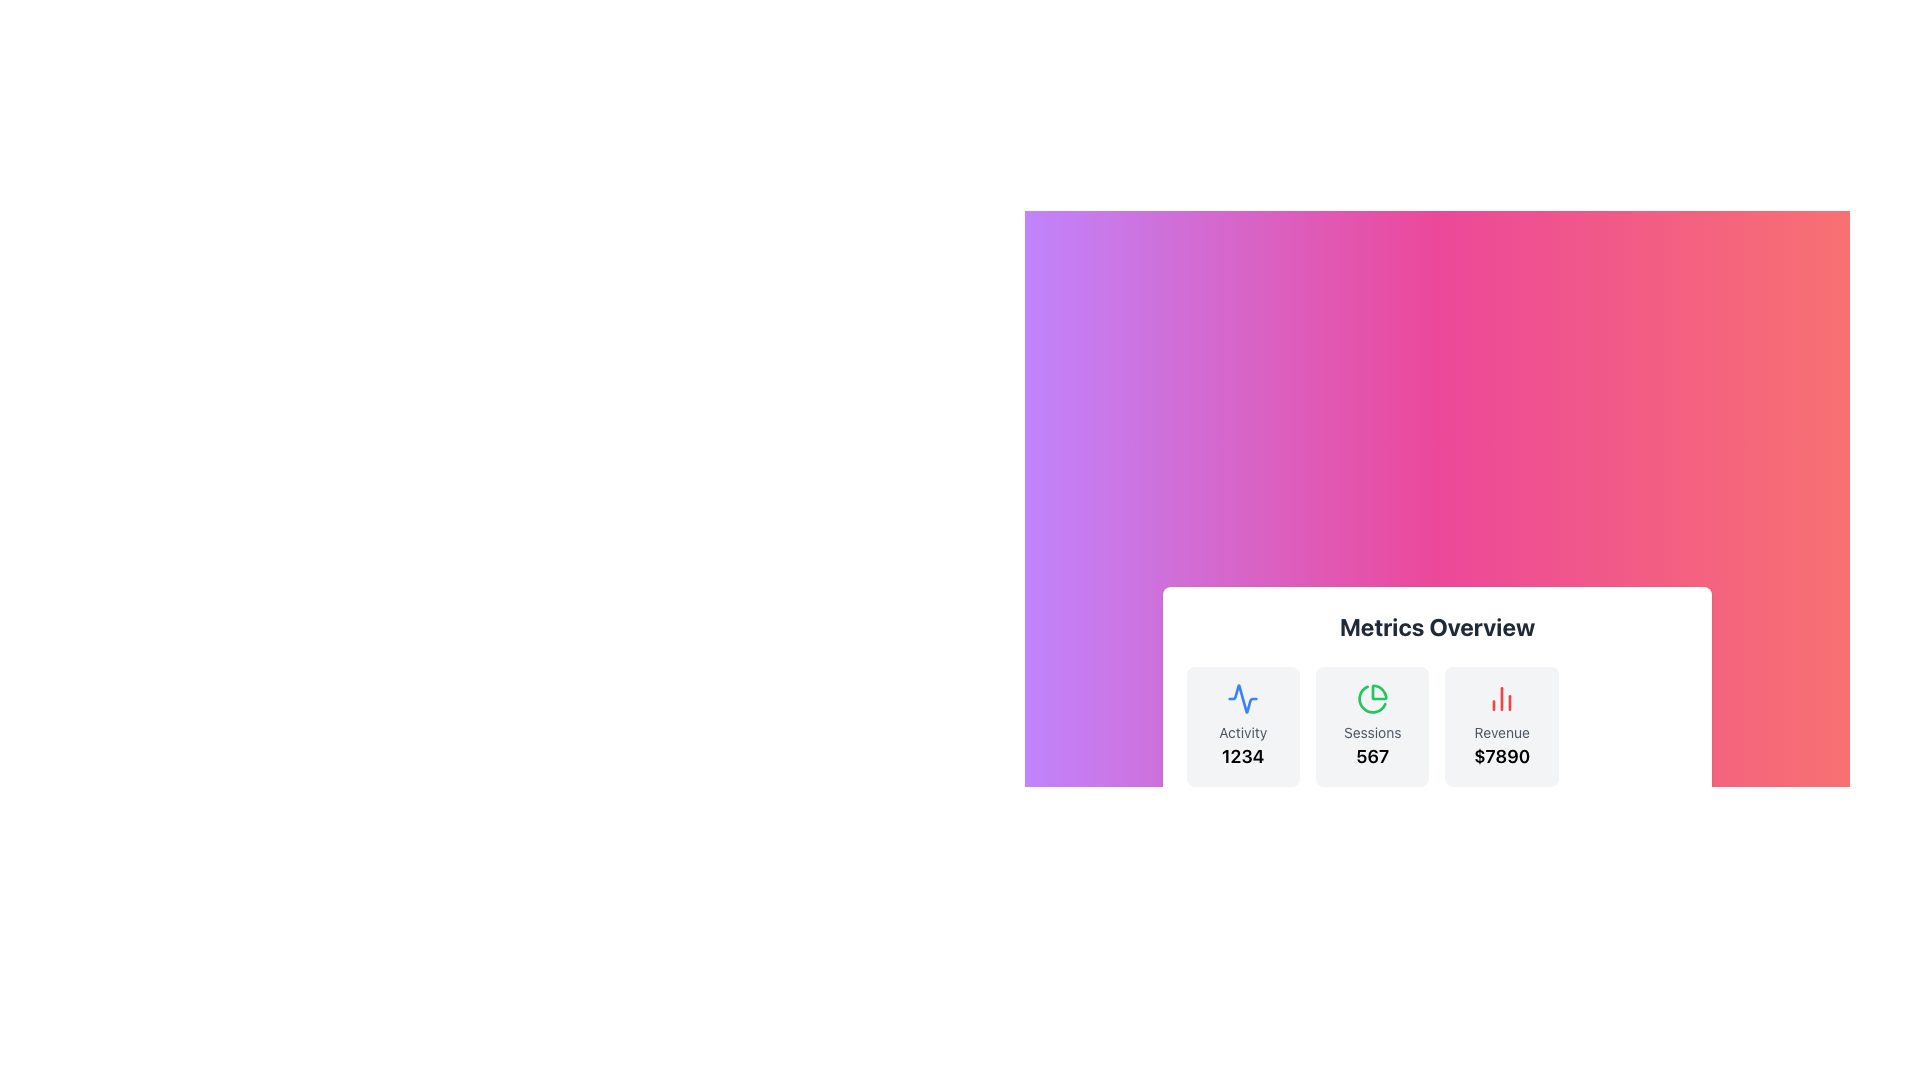  Describe the element at coordinates (1242, 697) in the screenshot. I see `the activity metric icon located at the top section of the first card under 'Metrics Overview', which is centered above the labels 'Activity' and '1234'` at that location.